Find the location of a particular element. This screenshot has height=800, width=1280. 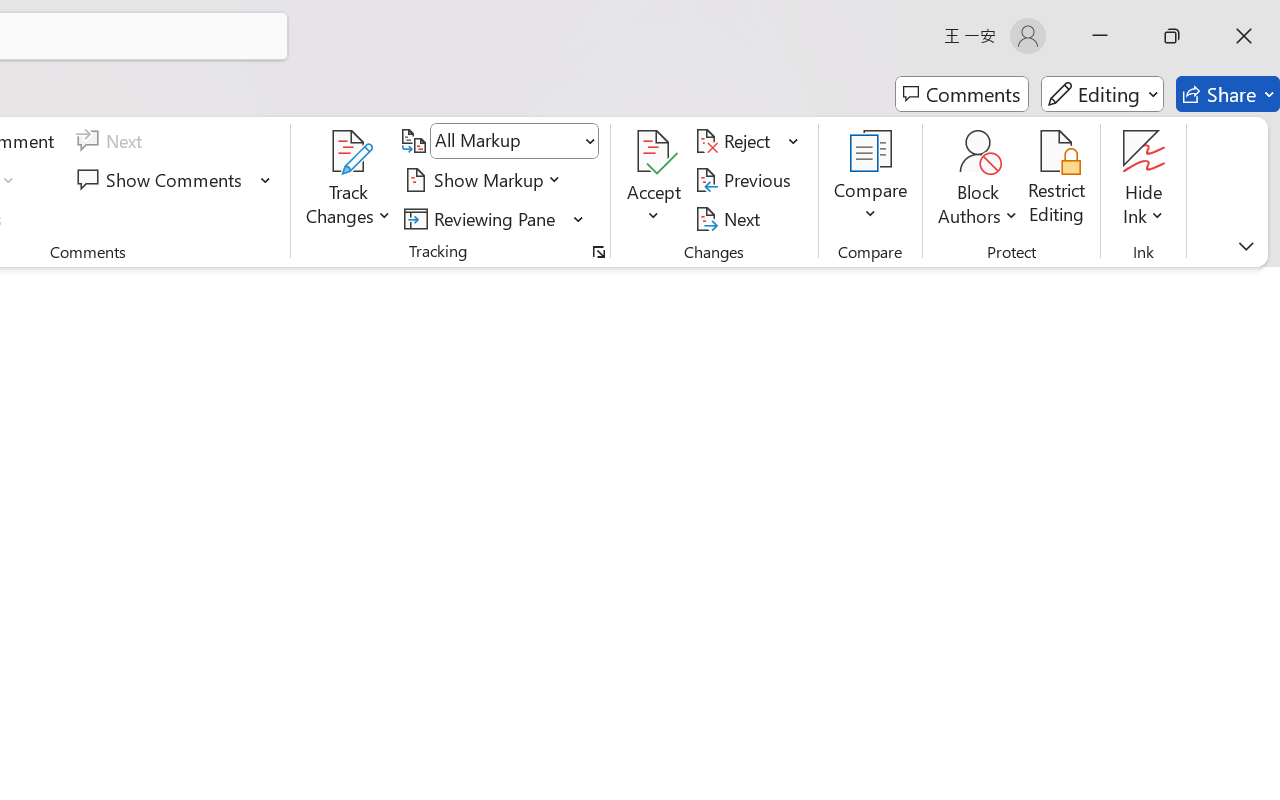

'Show Comments' is located at coordinates (162, 179).